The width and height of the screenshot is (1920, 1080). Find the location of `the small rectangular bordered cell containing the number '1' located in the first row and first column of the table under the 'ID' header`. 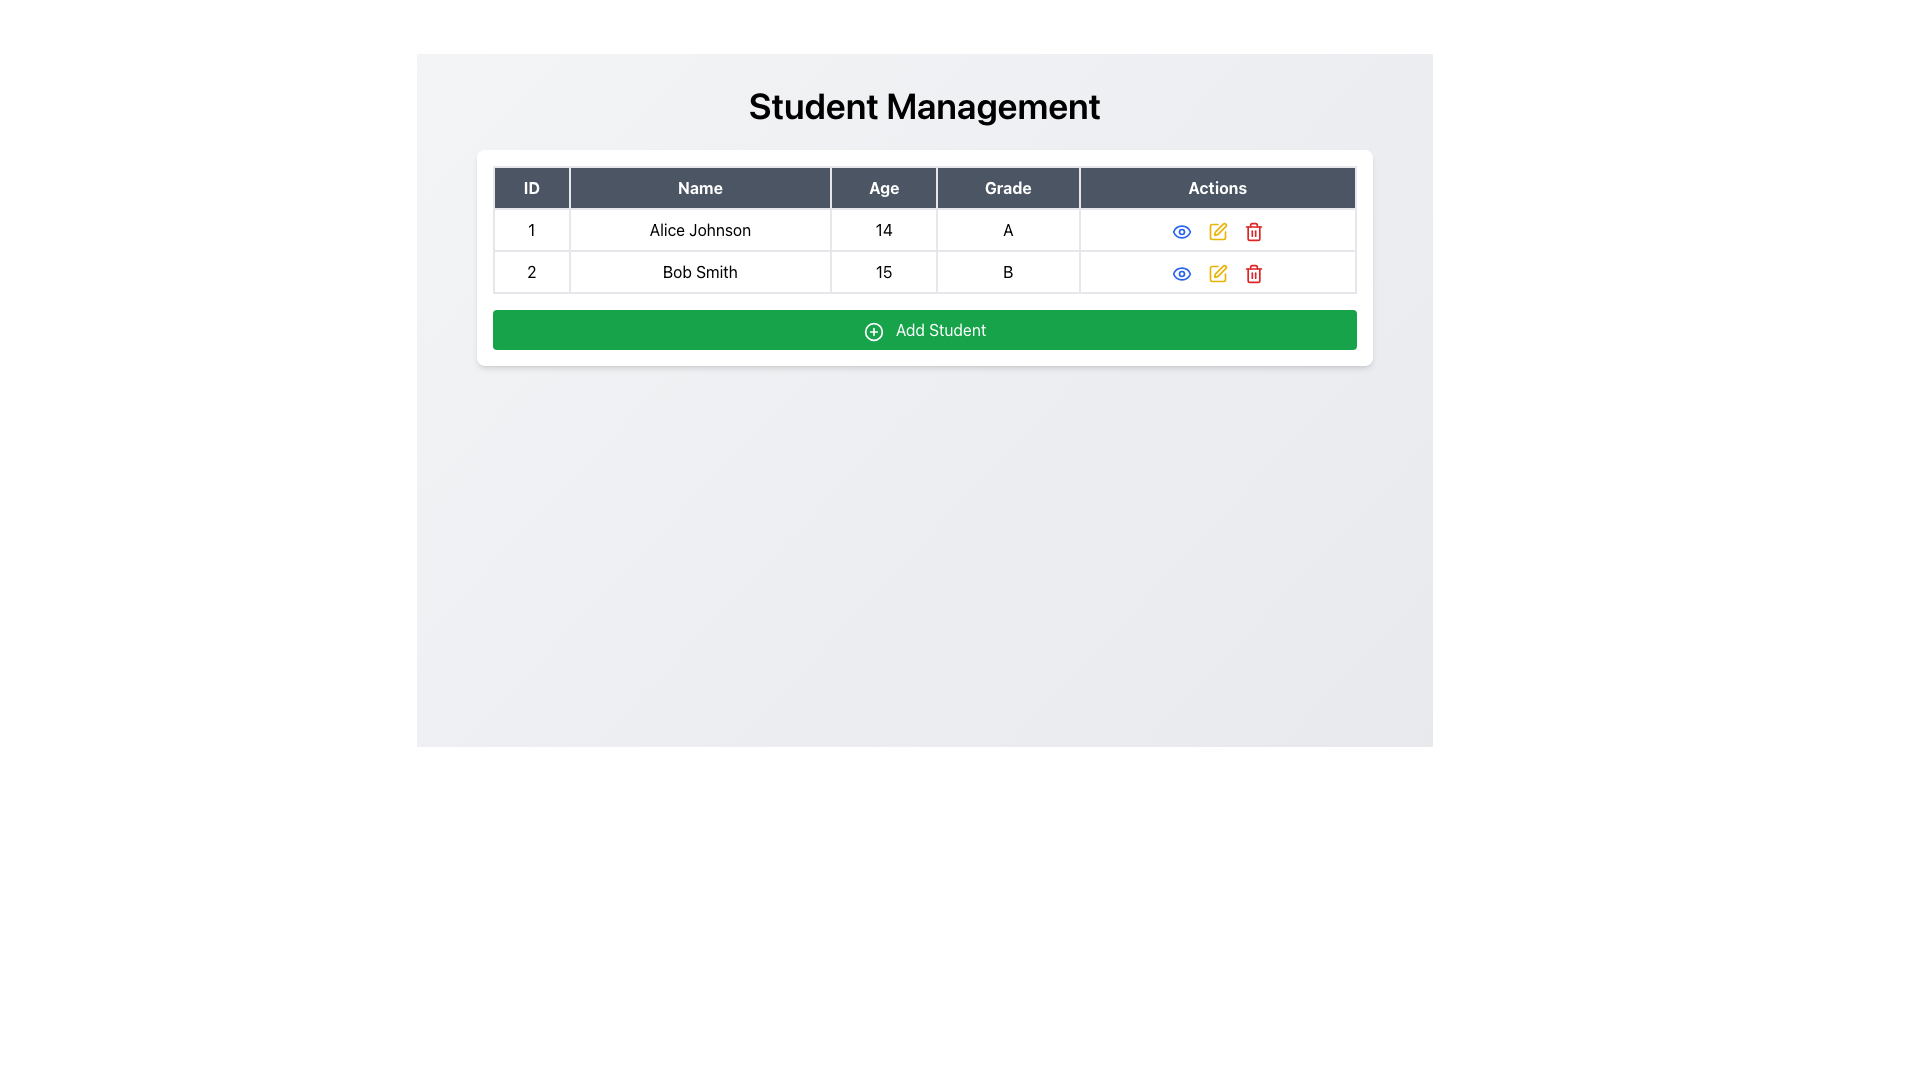

the small rectangular bordered cell containing the number '1' located in the first row and first column of the table under the 'ID' header is located at coordinates (531, 229).